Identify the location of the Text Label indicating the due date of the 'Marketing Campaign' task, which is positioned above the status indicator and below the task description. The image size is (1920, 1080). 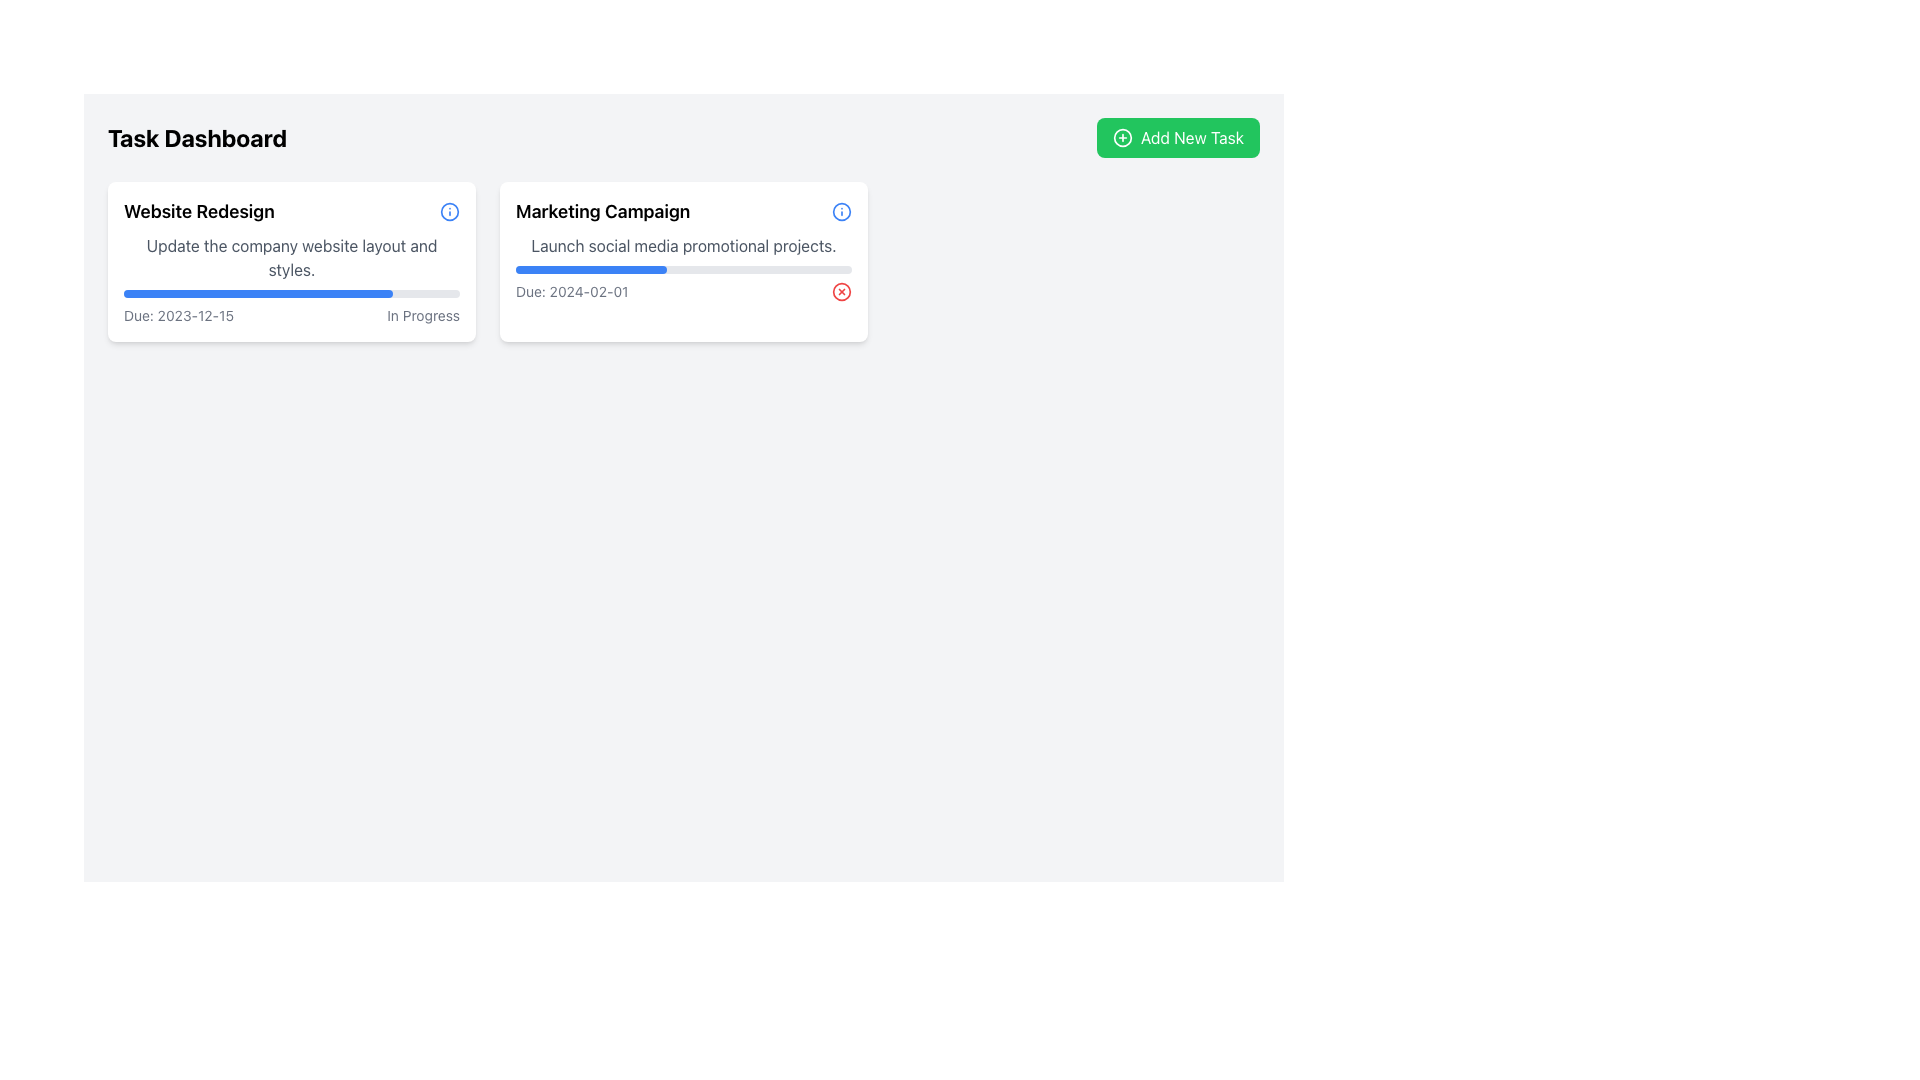
(571, 292).